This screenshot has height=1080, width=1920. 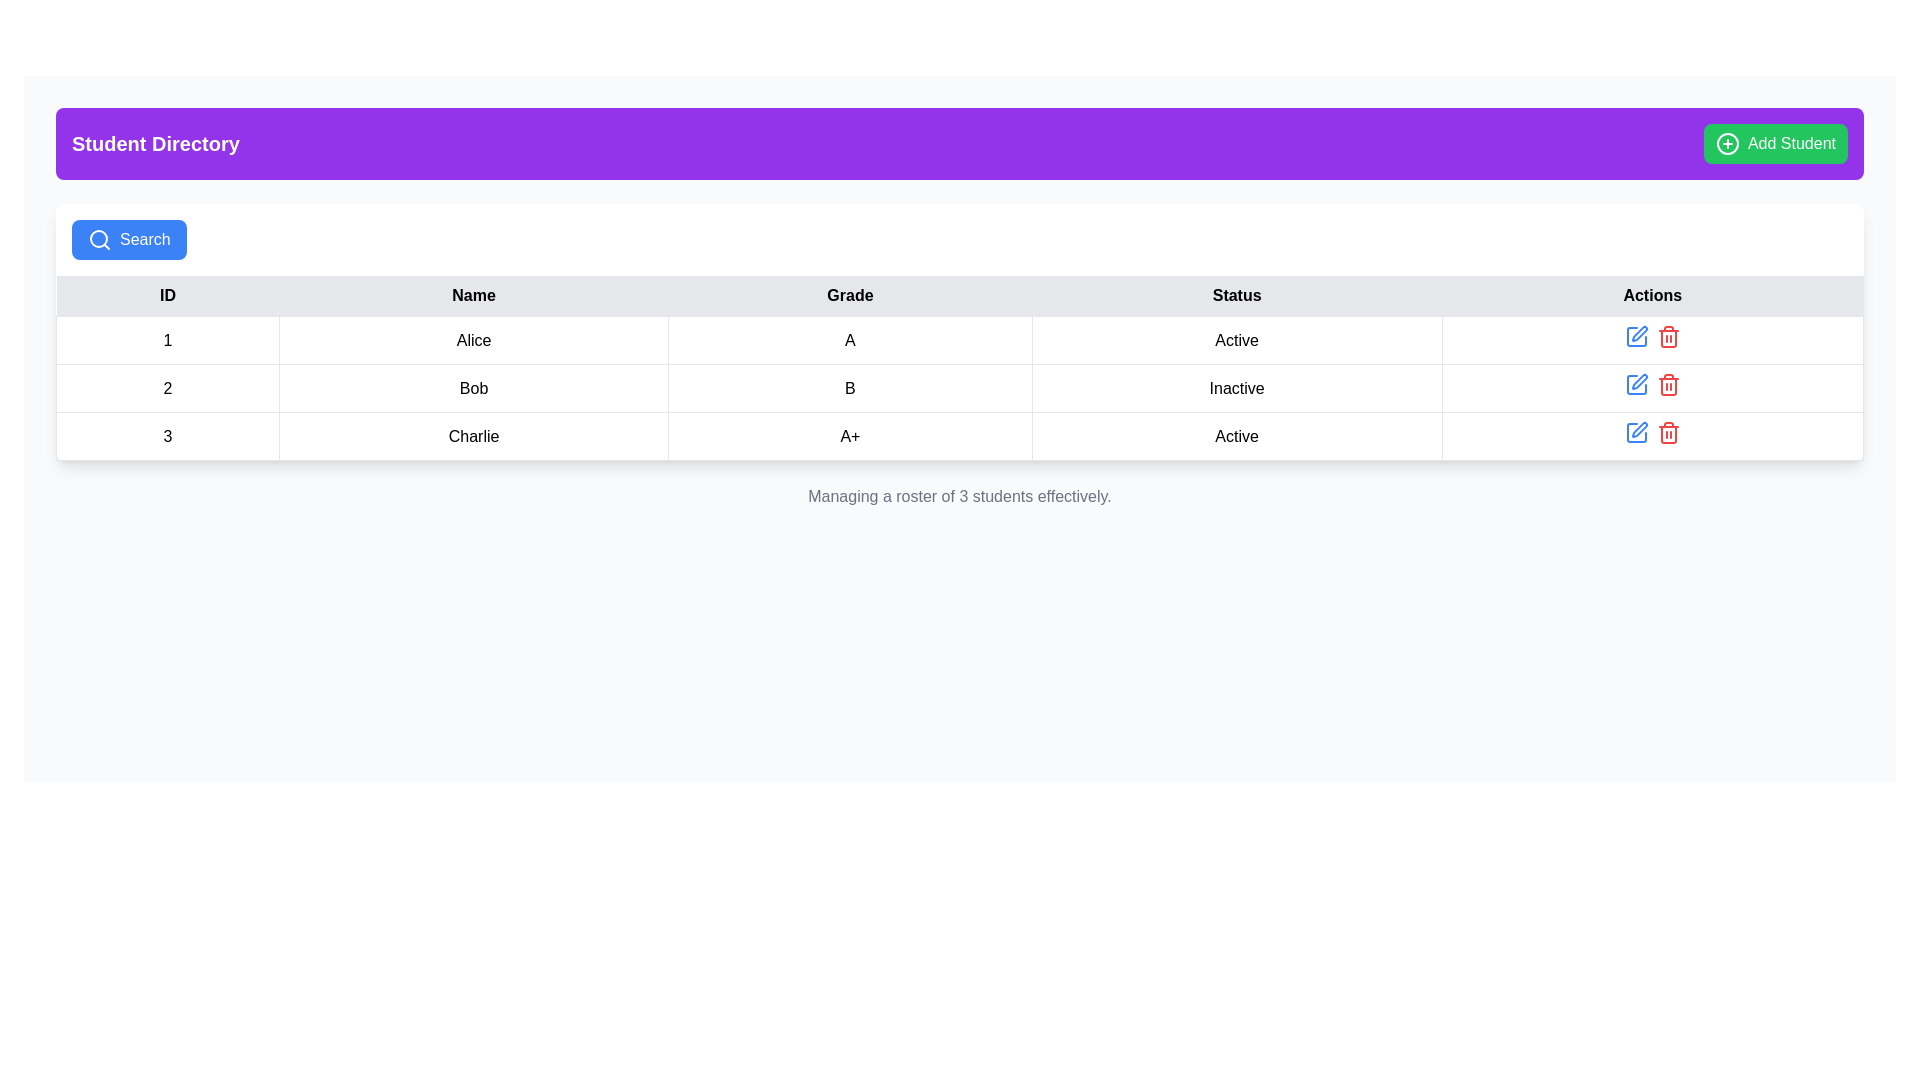 I want to click on the 'Active' status text, so click(x=1236, y=338).